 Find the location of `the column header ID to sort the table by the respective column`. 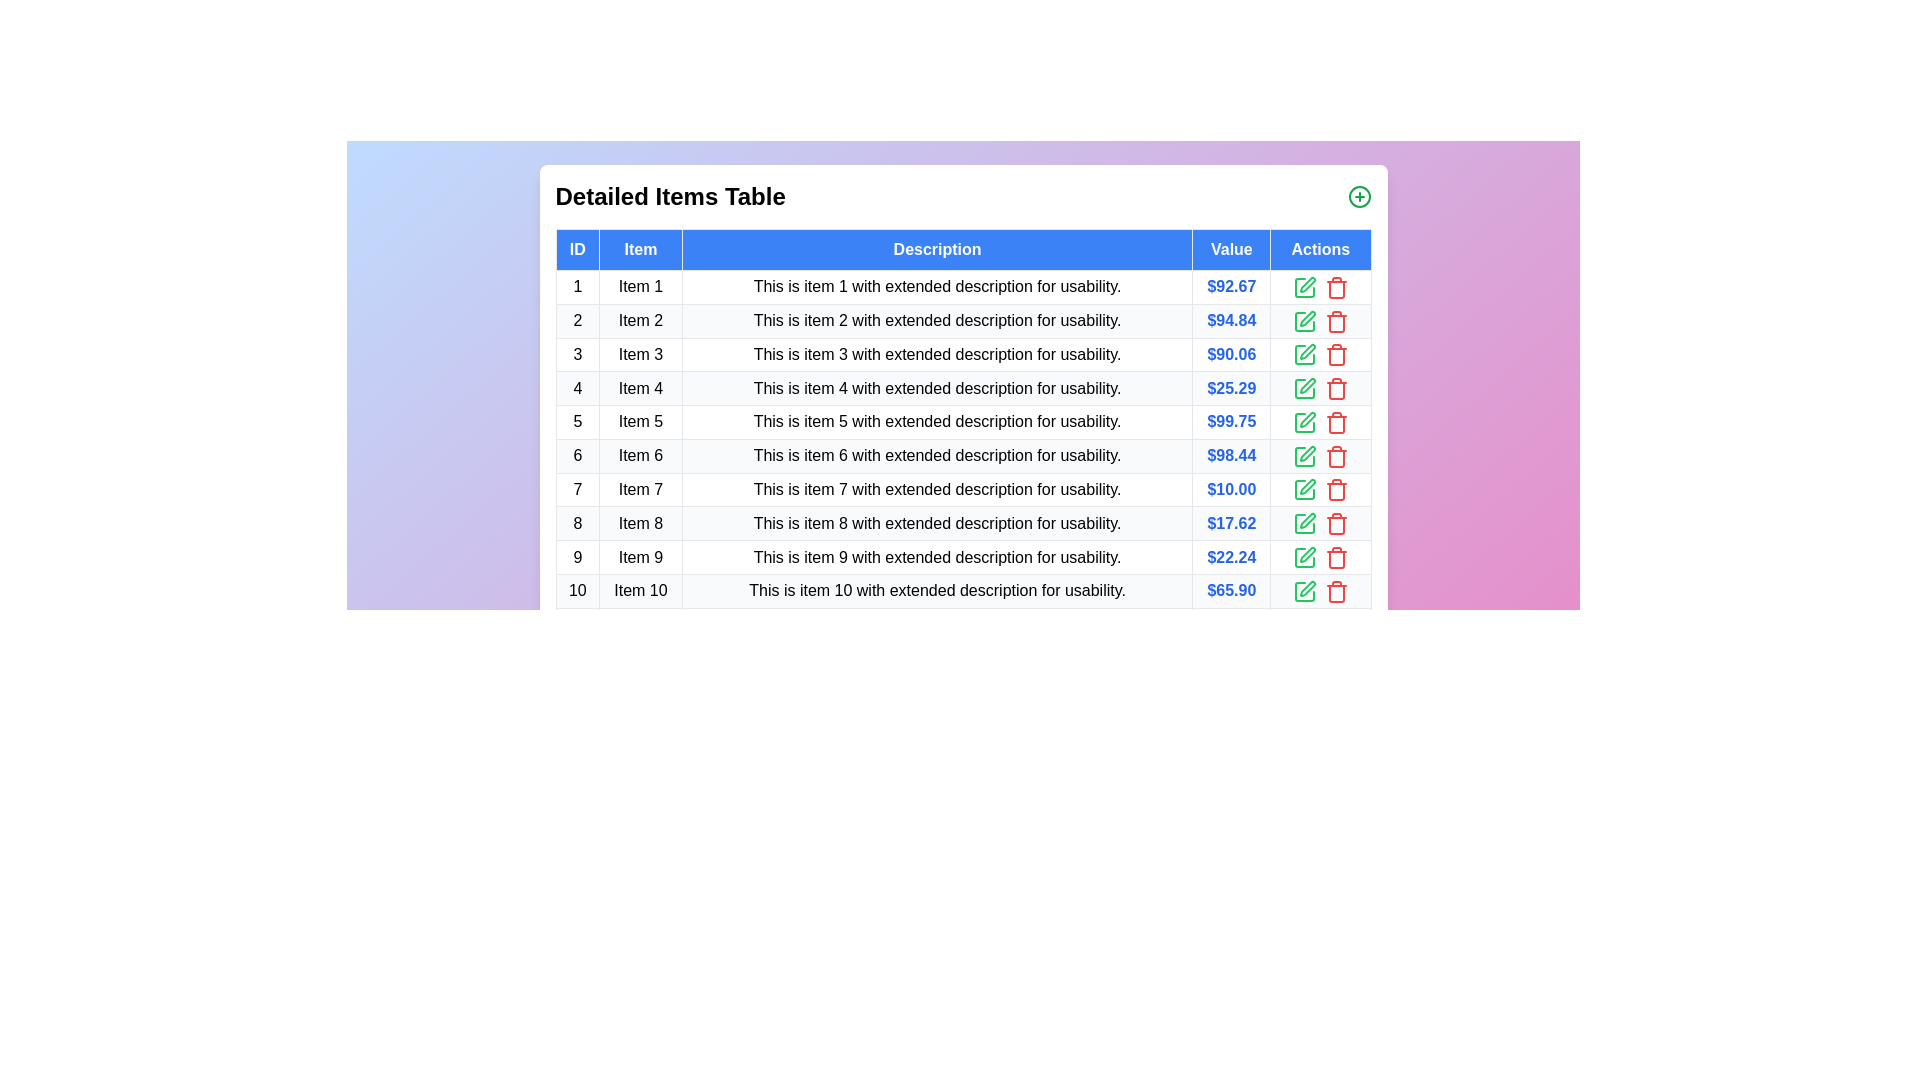

the column header ID to sort the table by the respective column is located at coordinates (575, 249).